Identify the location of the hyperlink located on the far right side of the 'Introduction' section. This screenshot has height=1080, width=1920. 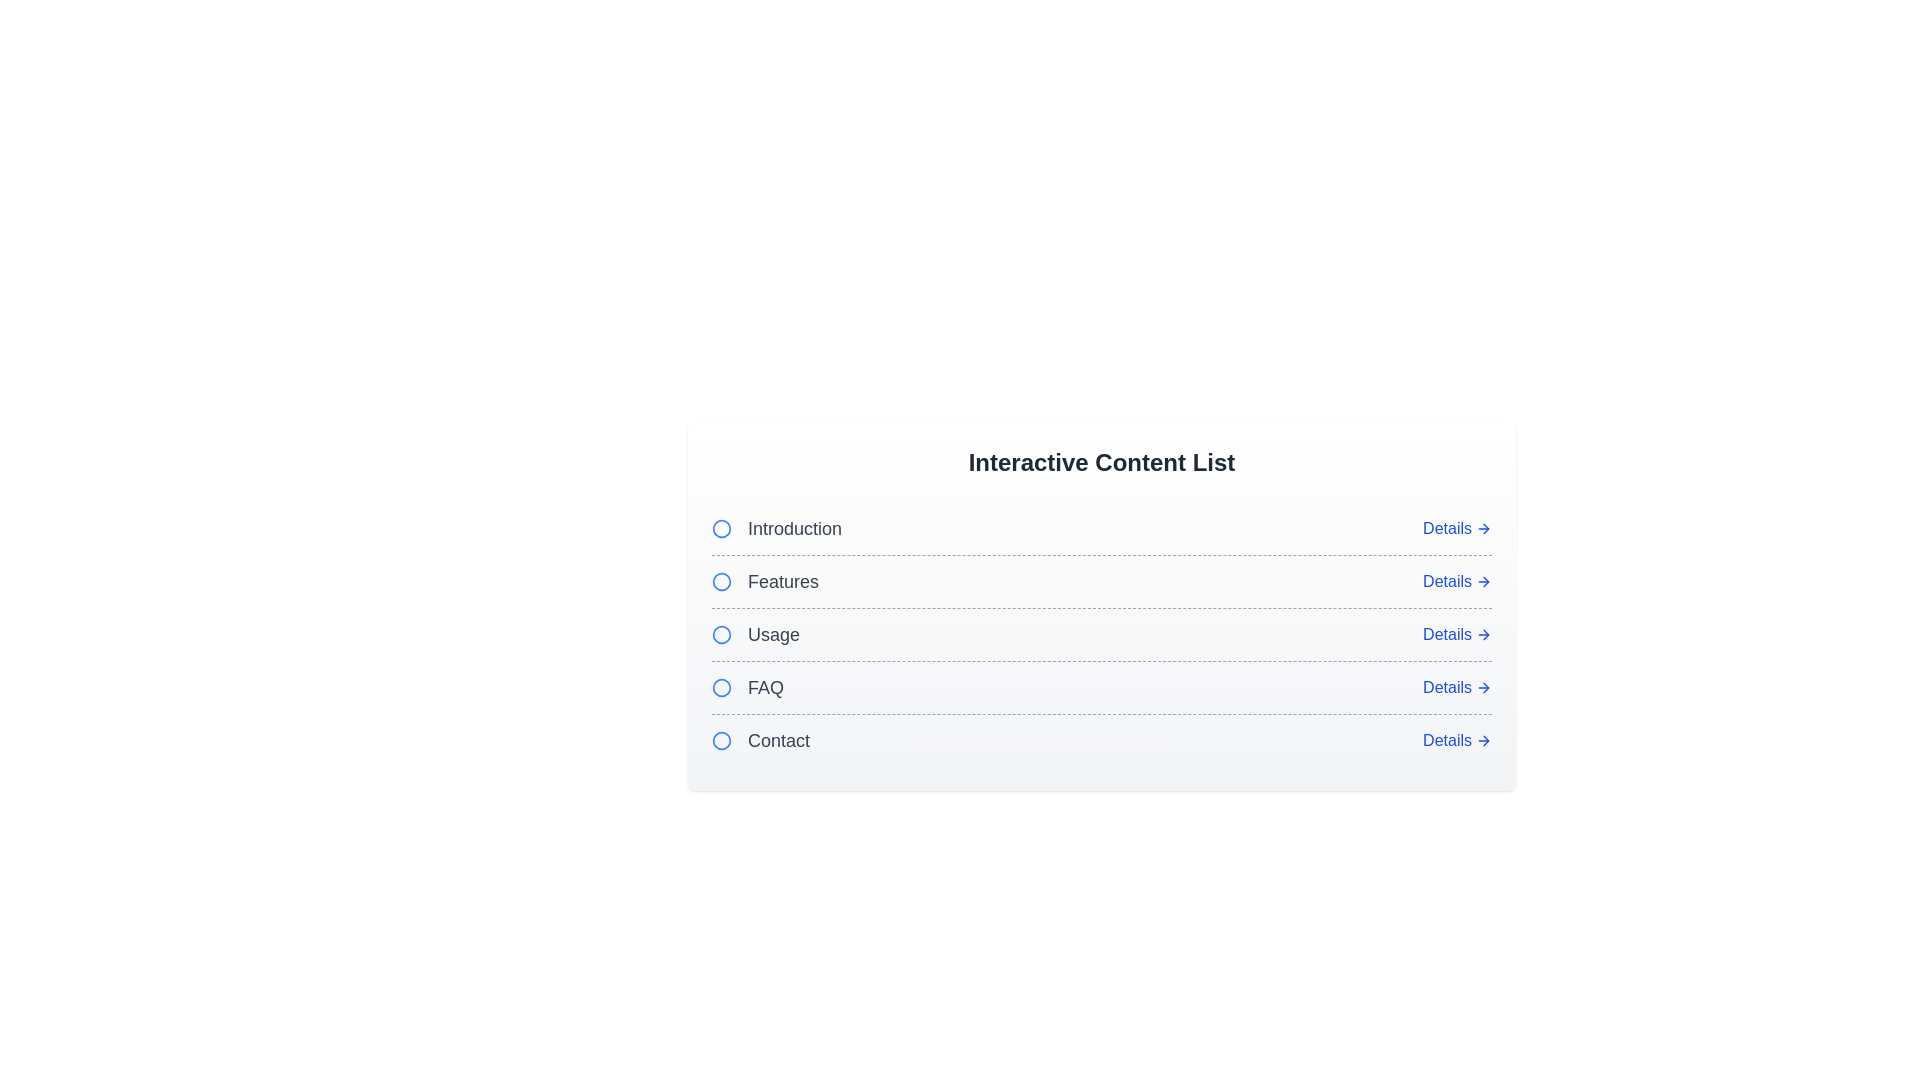
(1457, 527).